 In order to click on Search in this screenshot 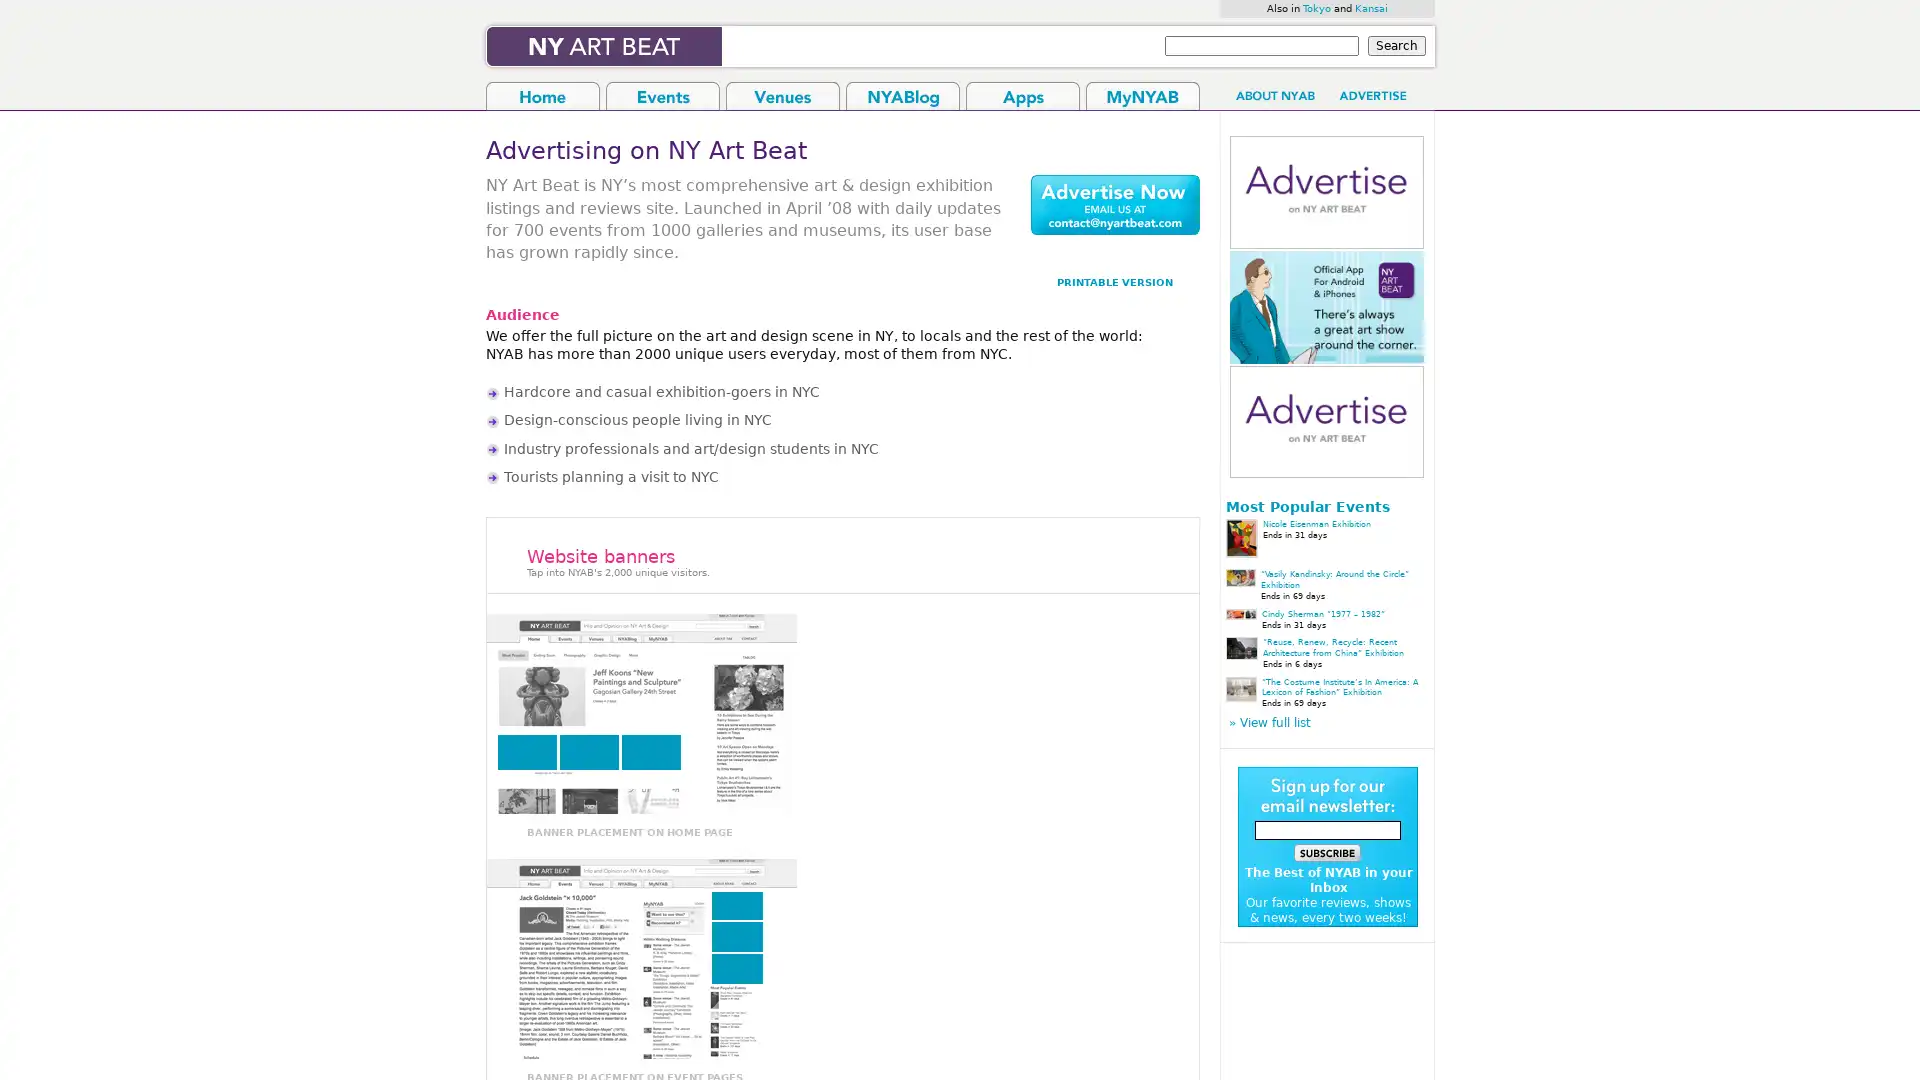, I will do `click(1395, 45)`.